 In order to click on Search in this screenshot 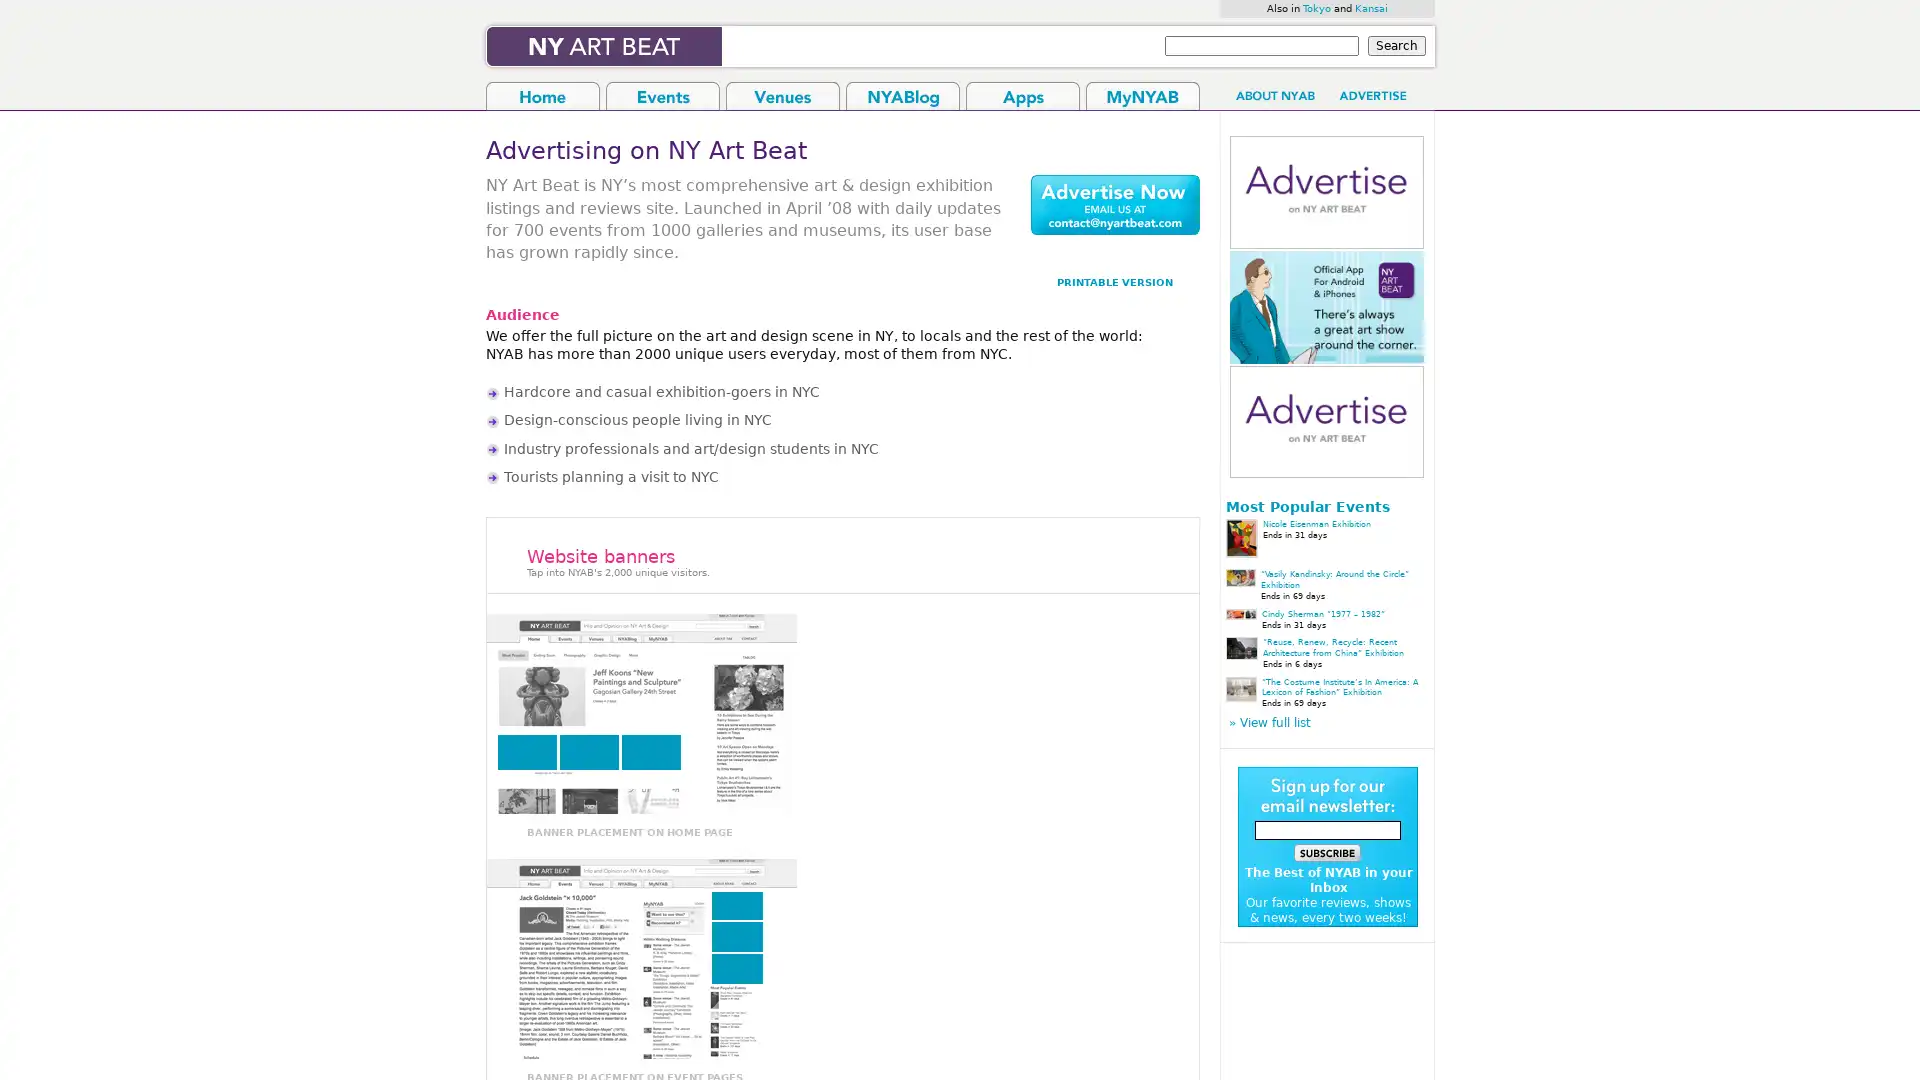, I will do `click(1395, 45)`.